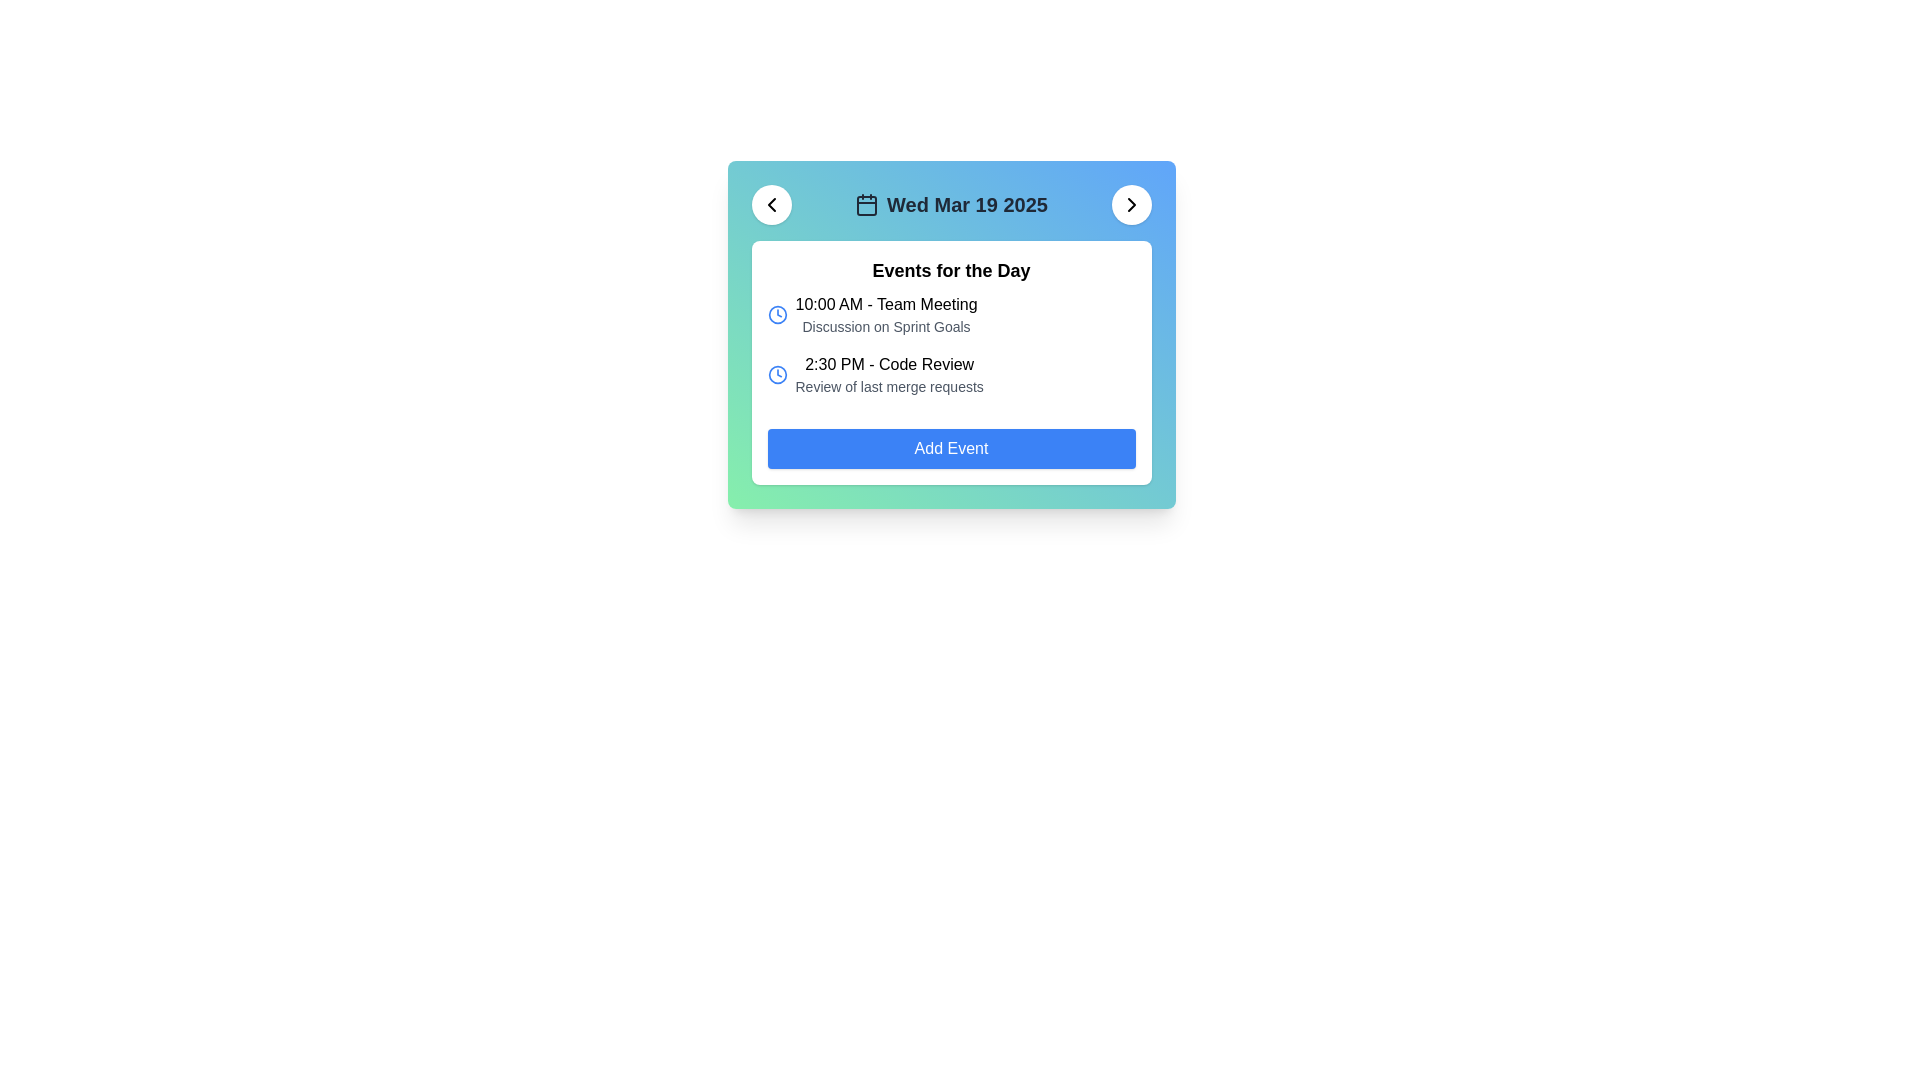  Describe the element at coordinates (950, 447) in the screenshot. I see `the 'Add Event' button, which is a rectangular button with rounded edges, styled with a blue background and white text, located at the bottom of the event schedule card` at that location.